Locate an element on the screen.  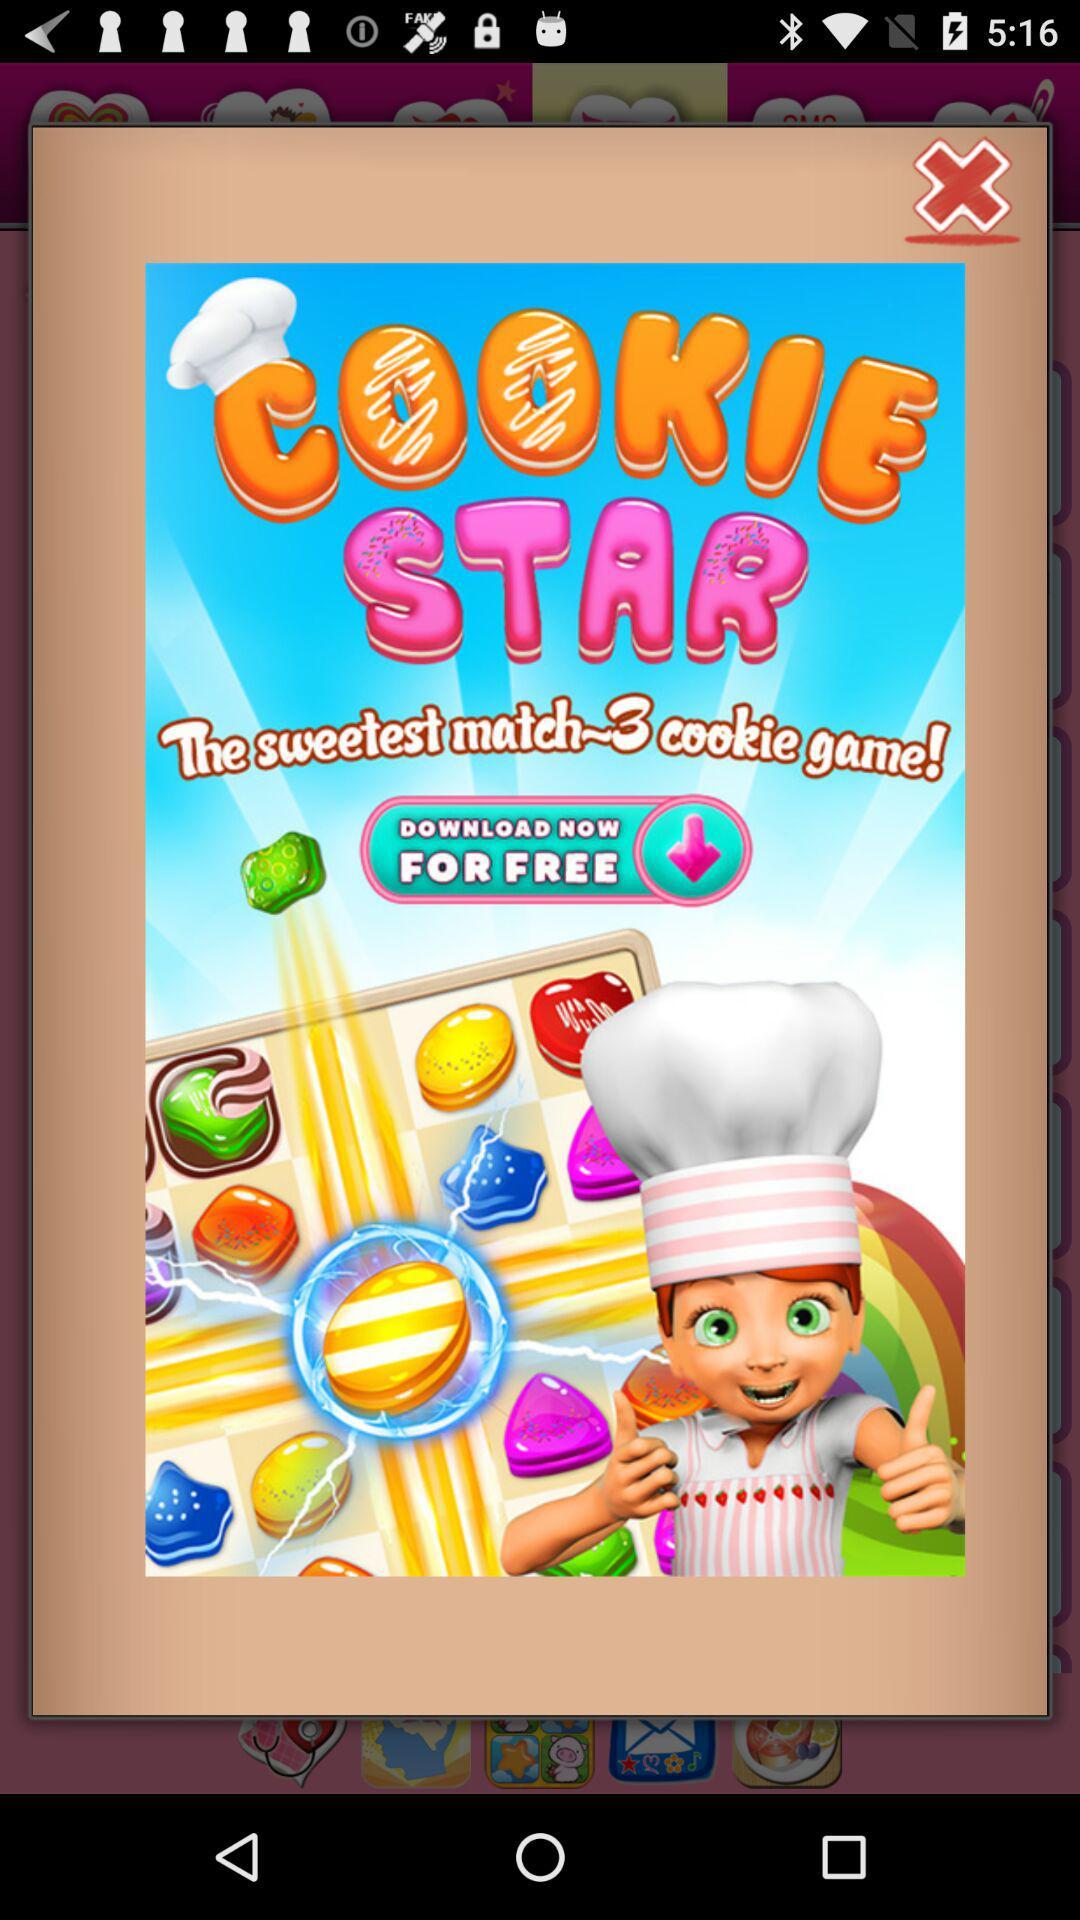
downloadgame is located at coordinates (555, 918).